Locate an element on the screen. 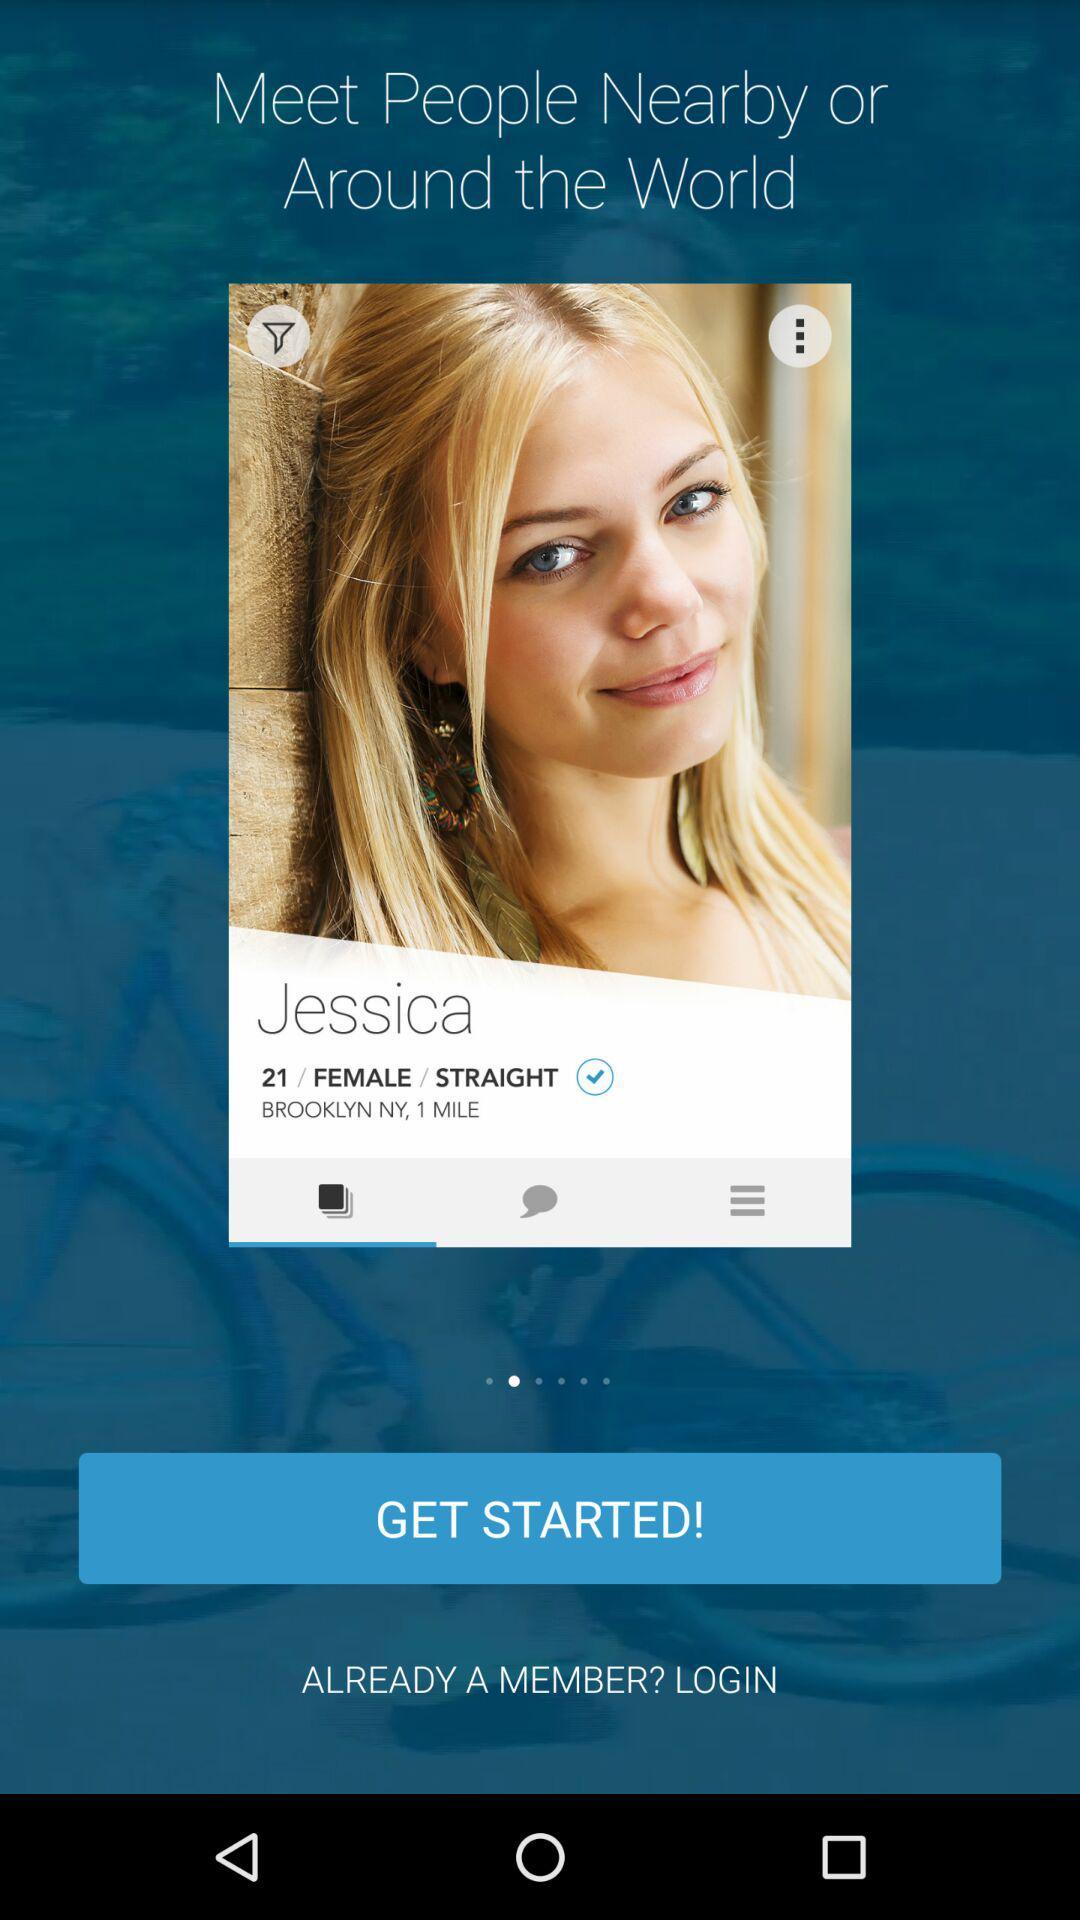  item below get started! item is located at coordinates (540, 1678).